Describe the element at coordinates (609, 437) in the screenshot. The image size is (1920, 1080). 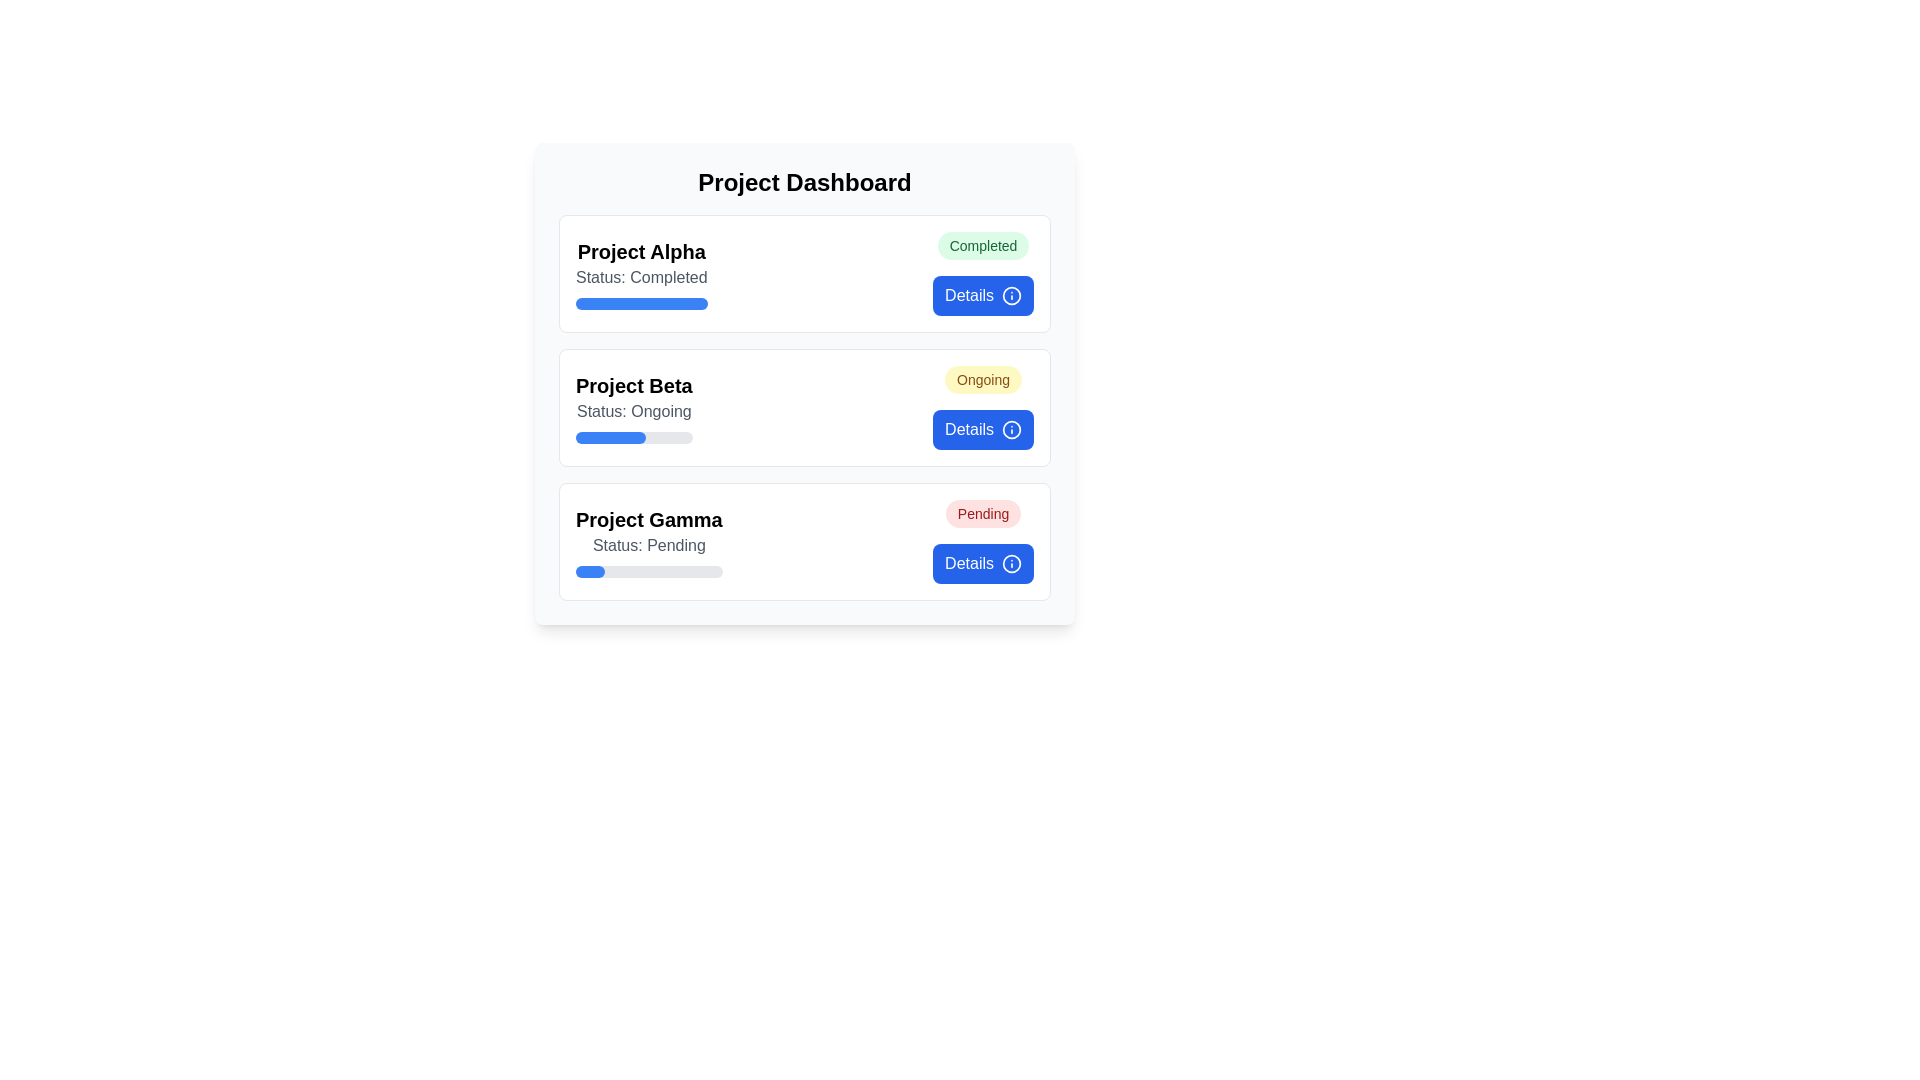
I see `the blue progress bar located under the 'Project Beta: Status: Ongoing' heading in the Project Dashboard interface` at that location.